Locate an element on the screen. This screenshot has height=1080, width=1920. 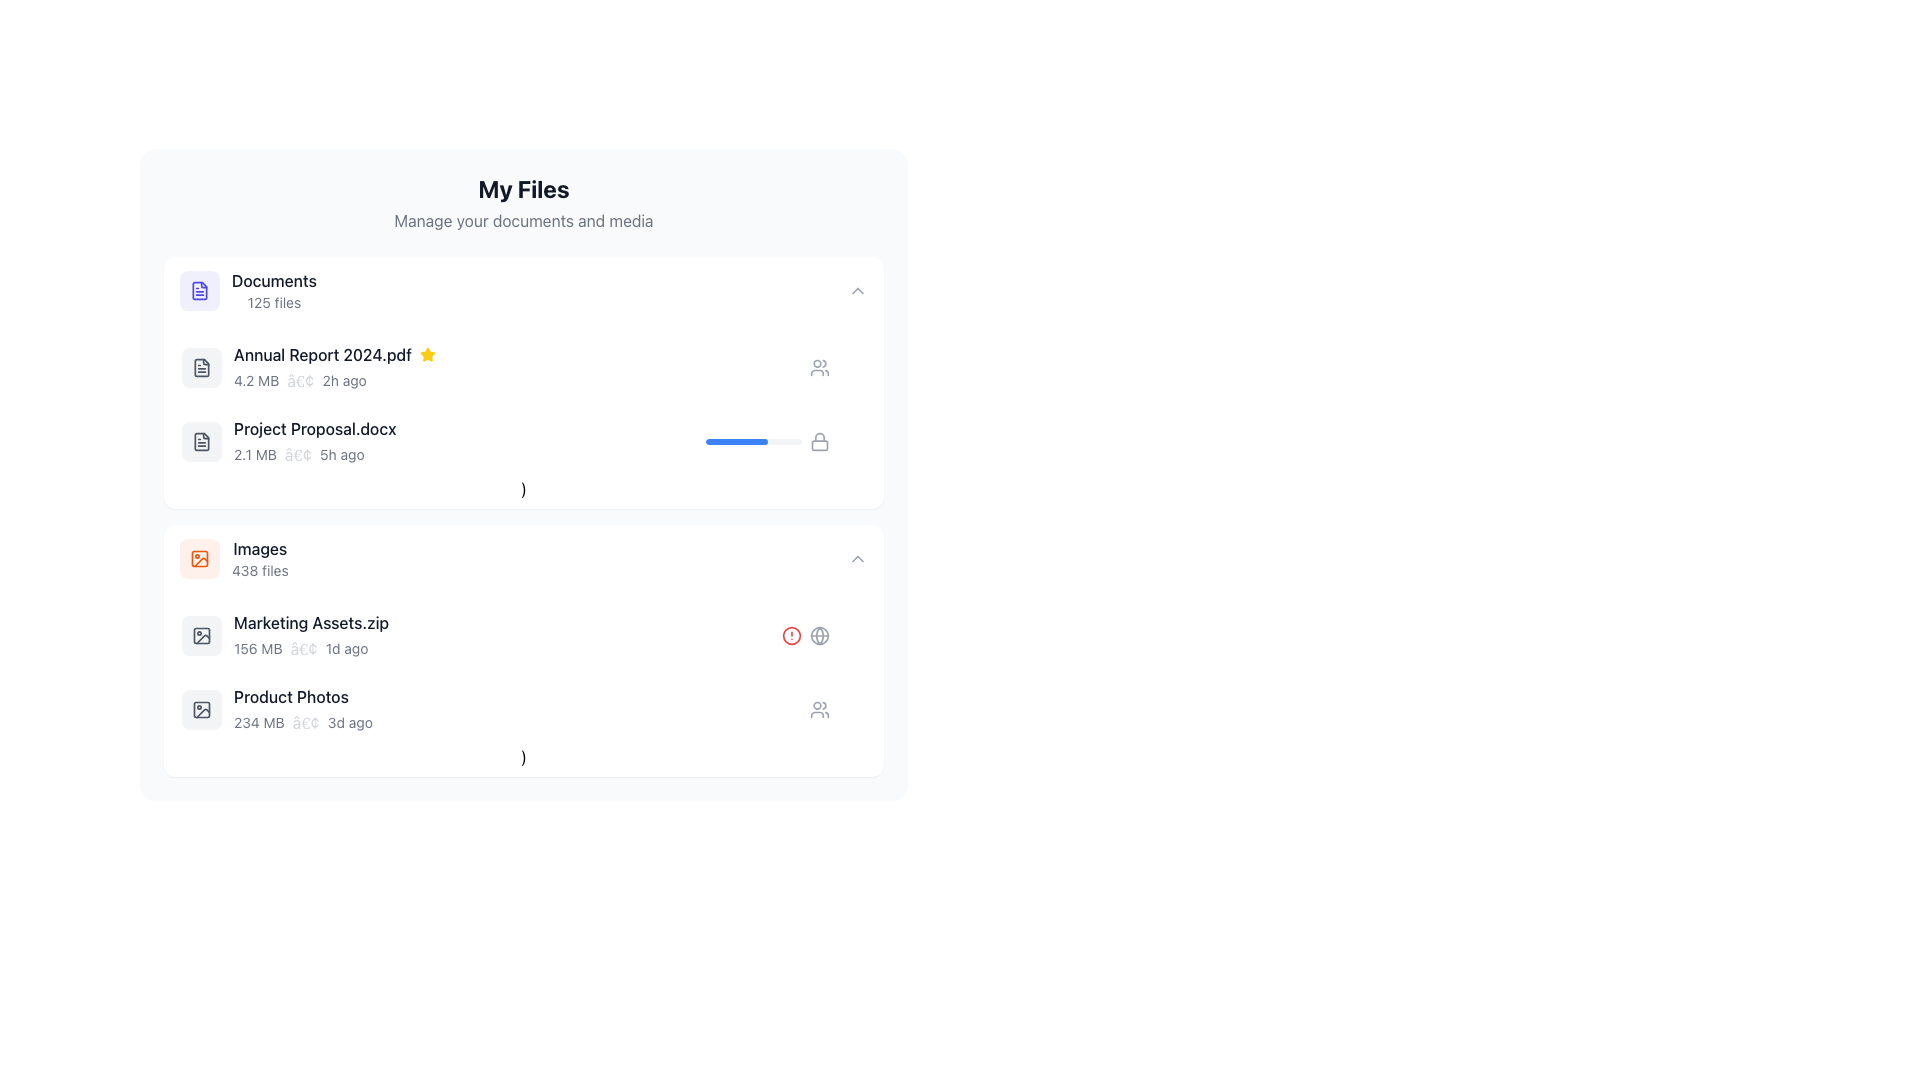
the text label displaying the file name 'Marketing Assets.zip', located in the 'Images' section, specifically the second item under that section is located at coordinates (310, 622).